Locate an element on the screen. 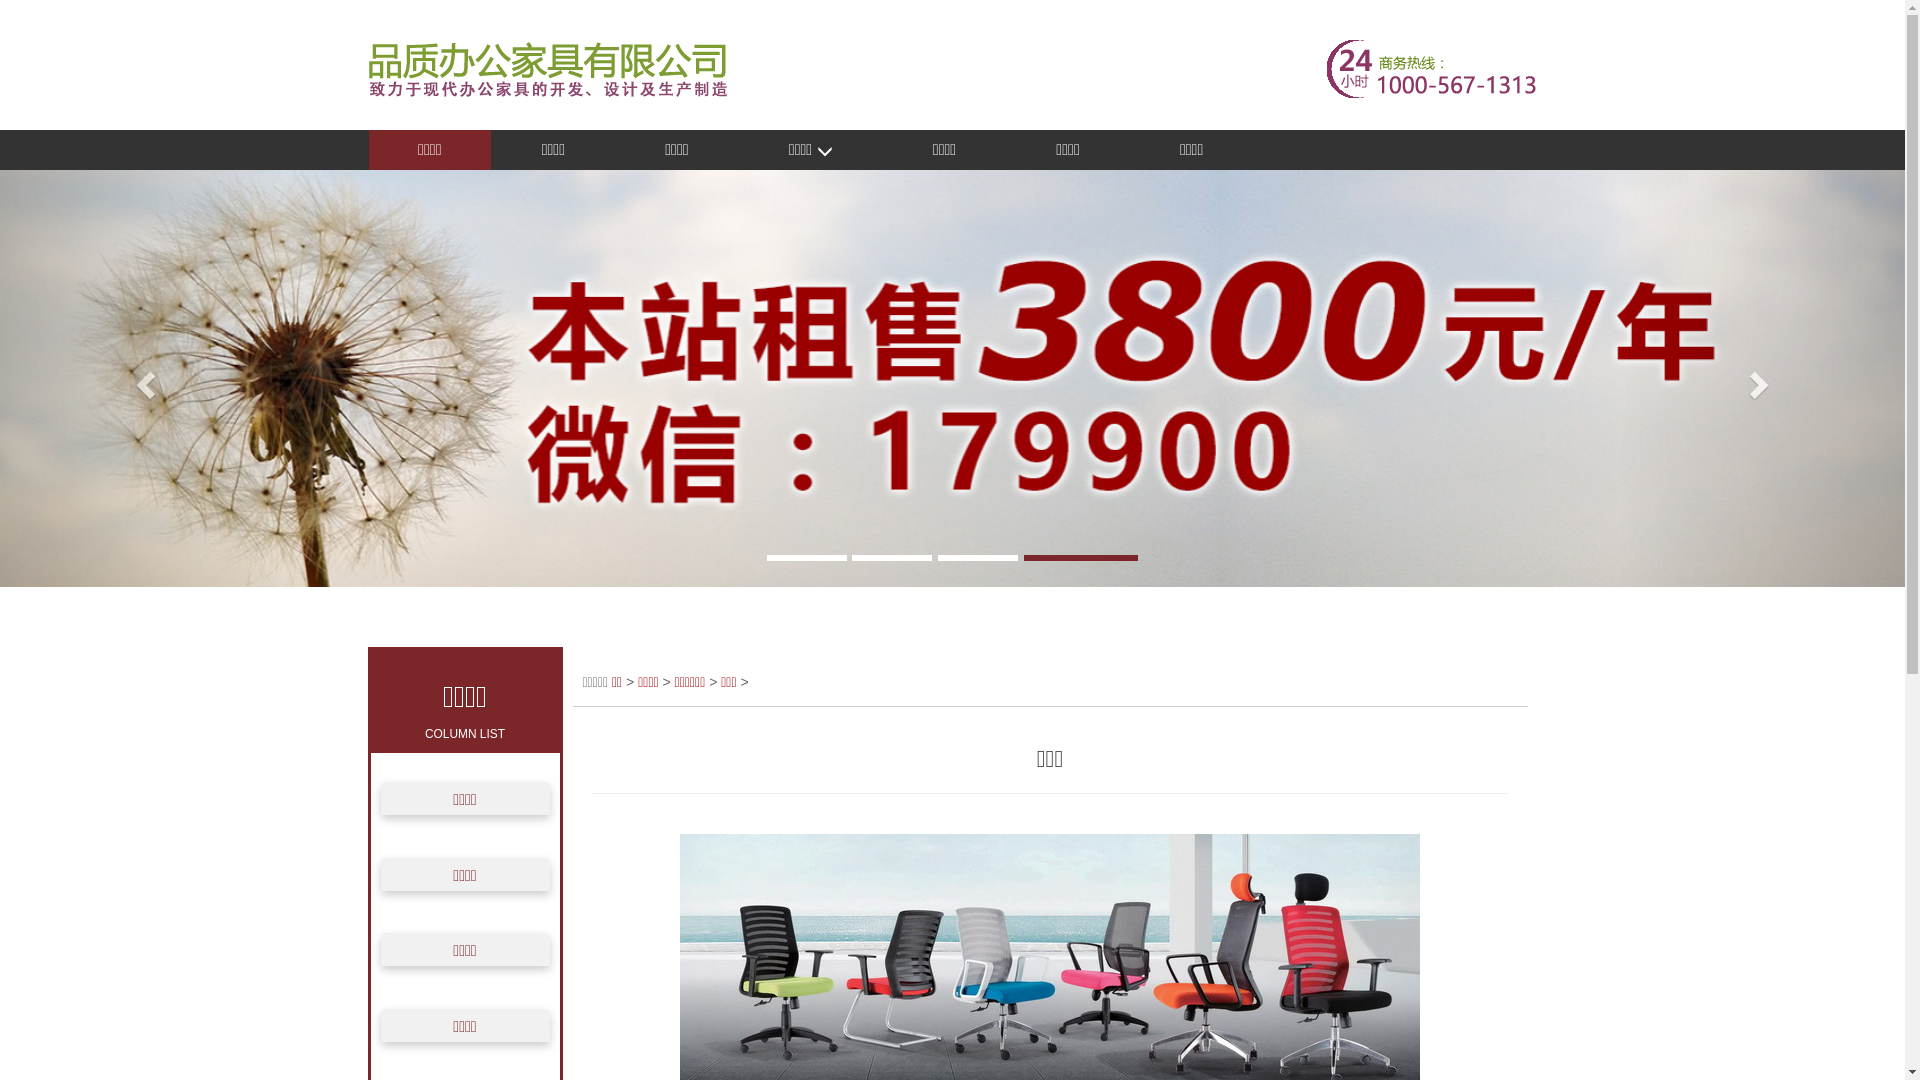 The image size is (1920, 1080). 'Previous' is located at coordinates (142, 378).